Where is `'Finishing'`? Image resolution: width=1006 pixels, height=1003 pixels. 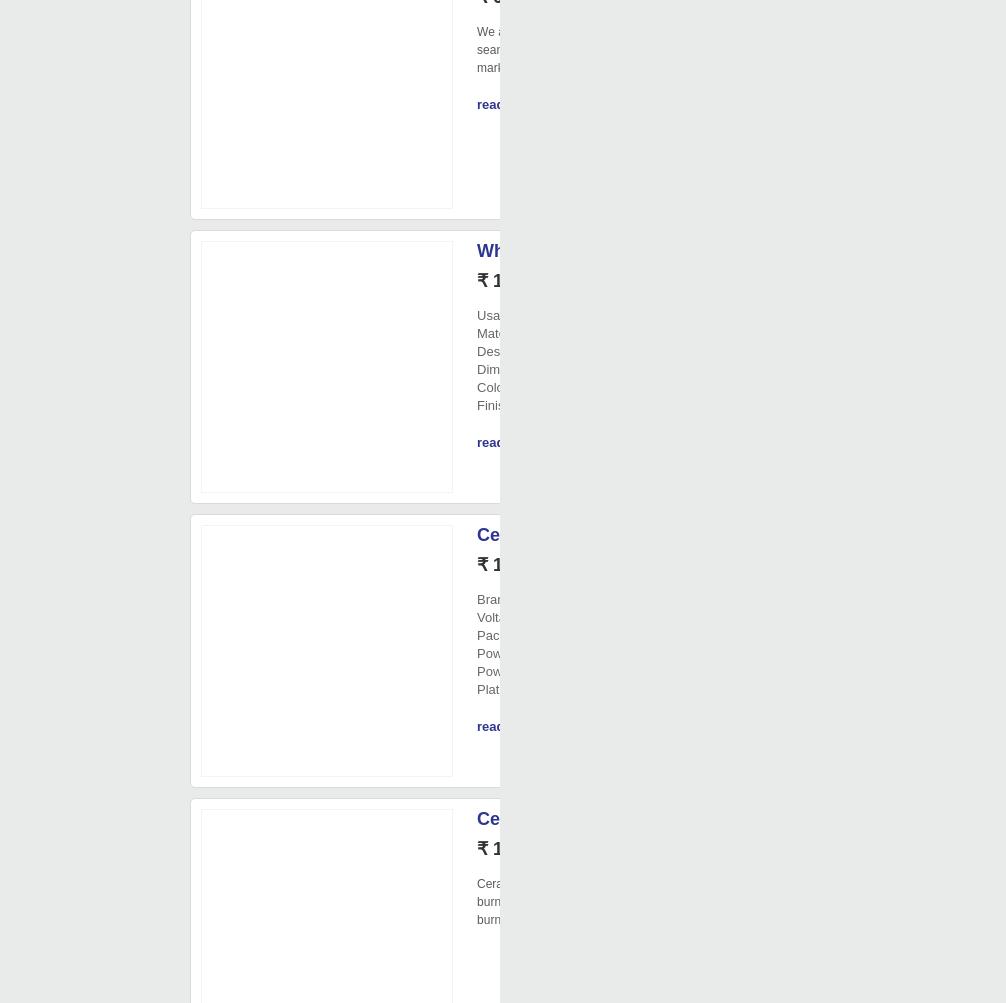
'Finishing' is located at coordinates (476, 405).